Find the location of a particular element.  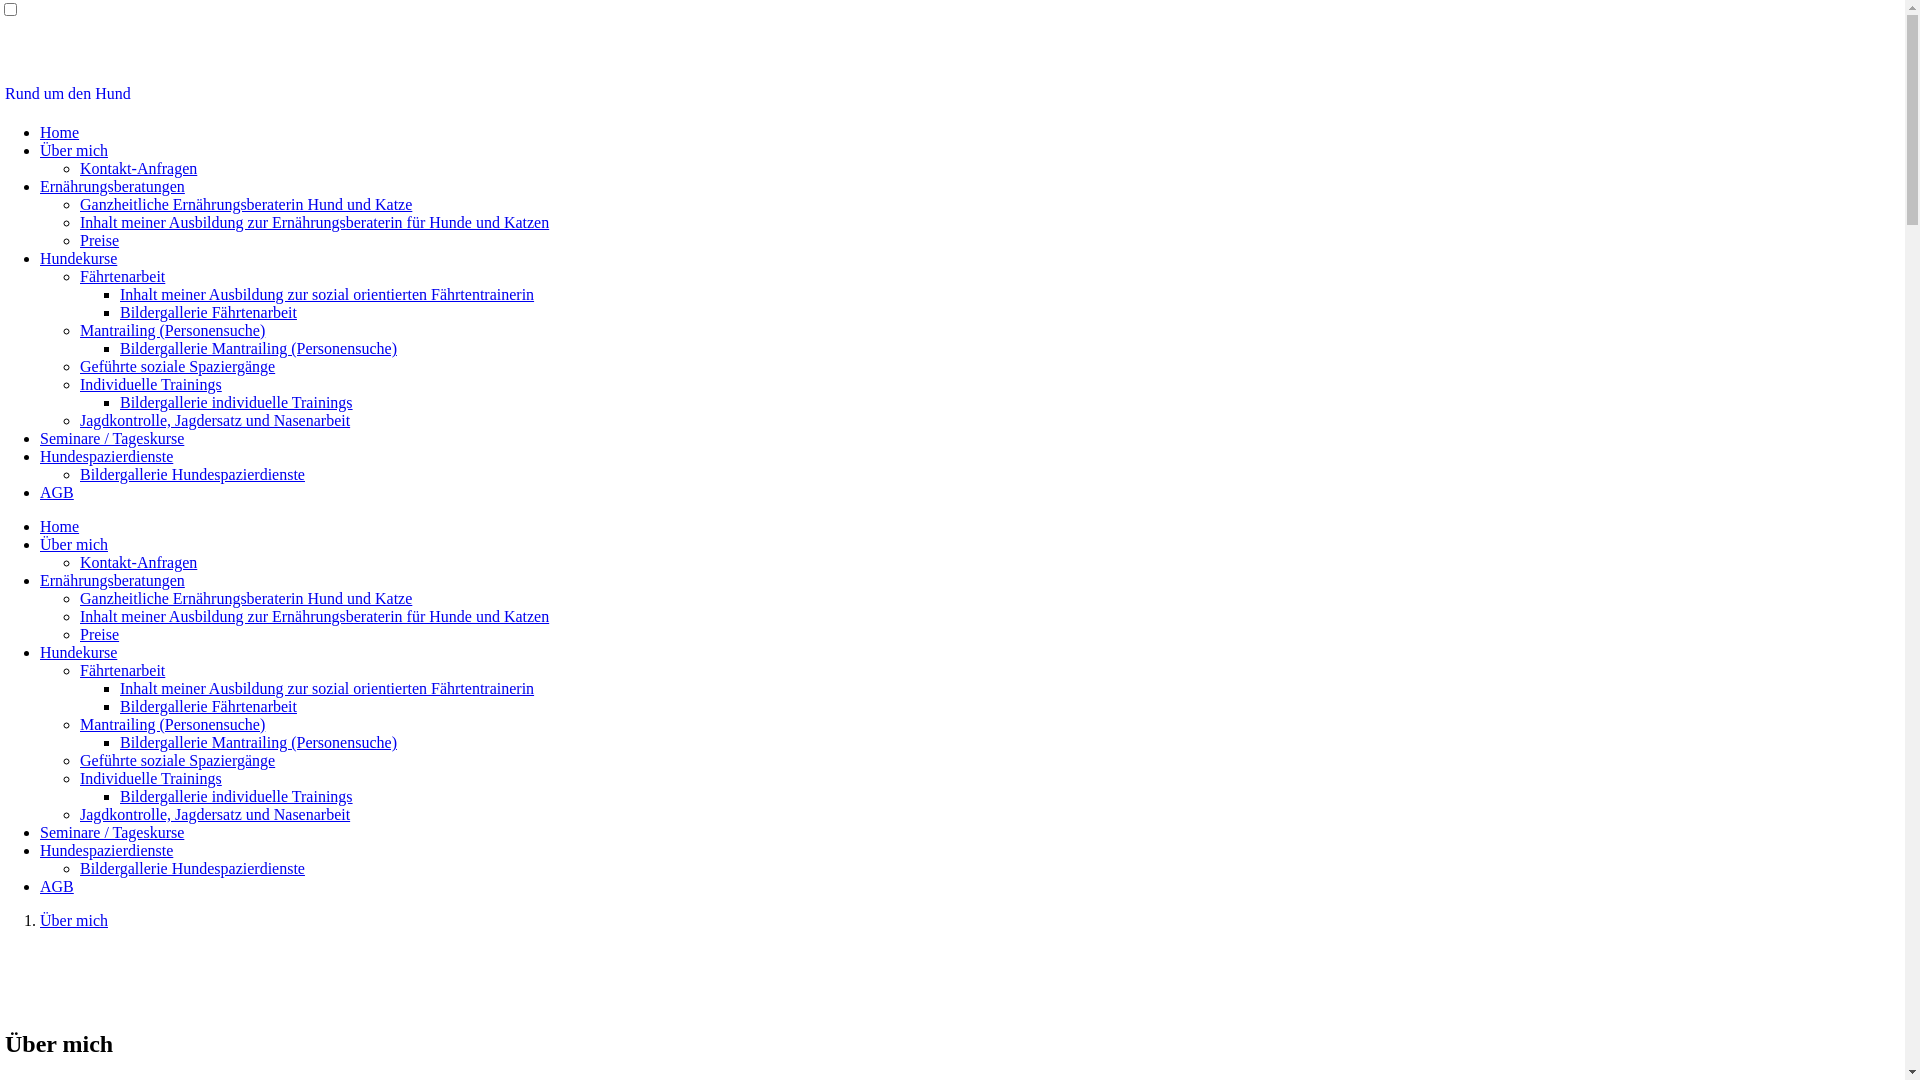

'AGB' is located at coordinates (57, 885).